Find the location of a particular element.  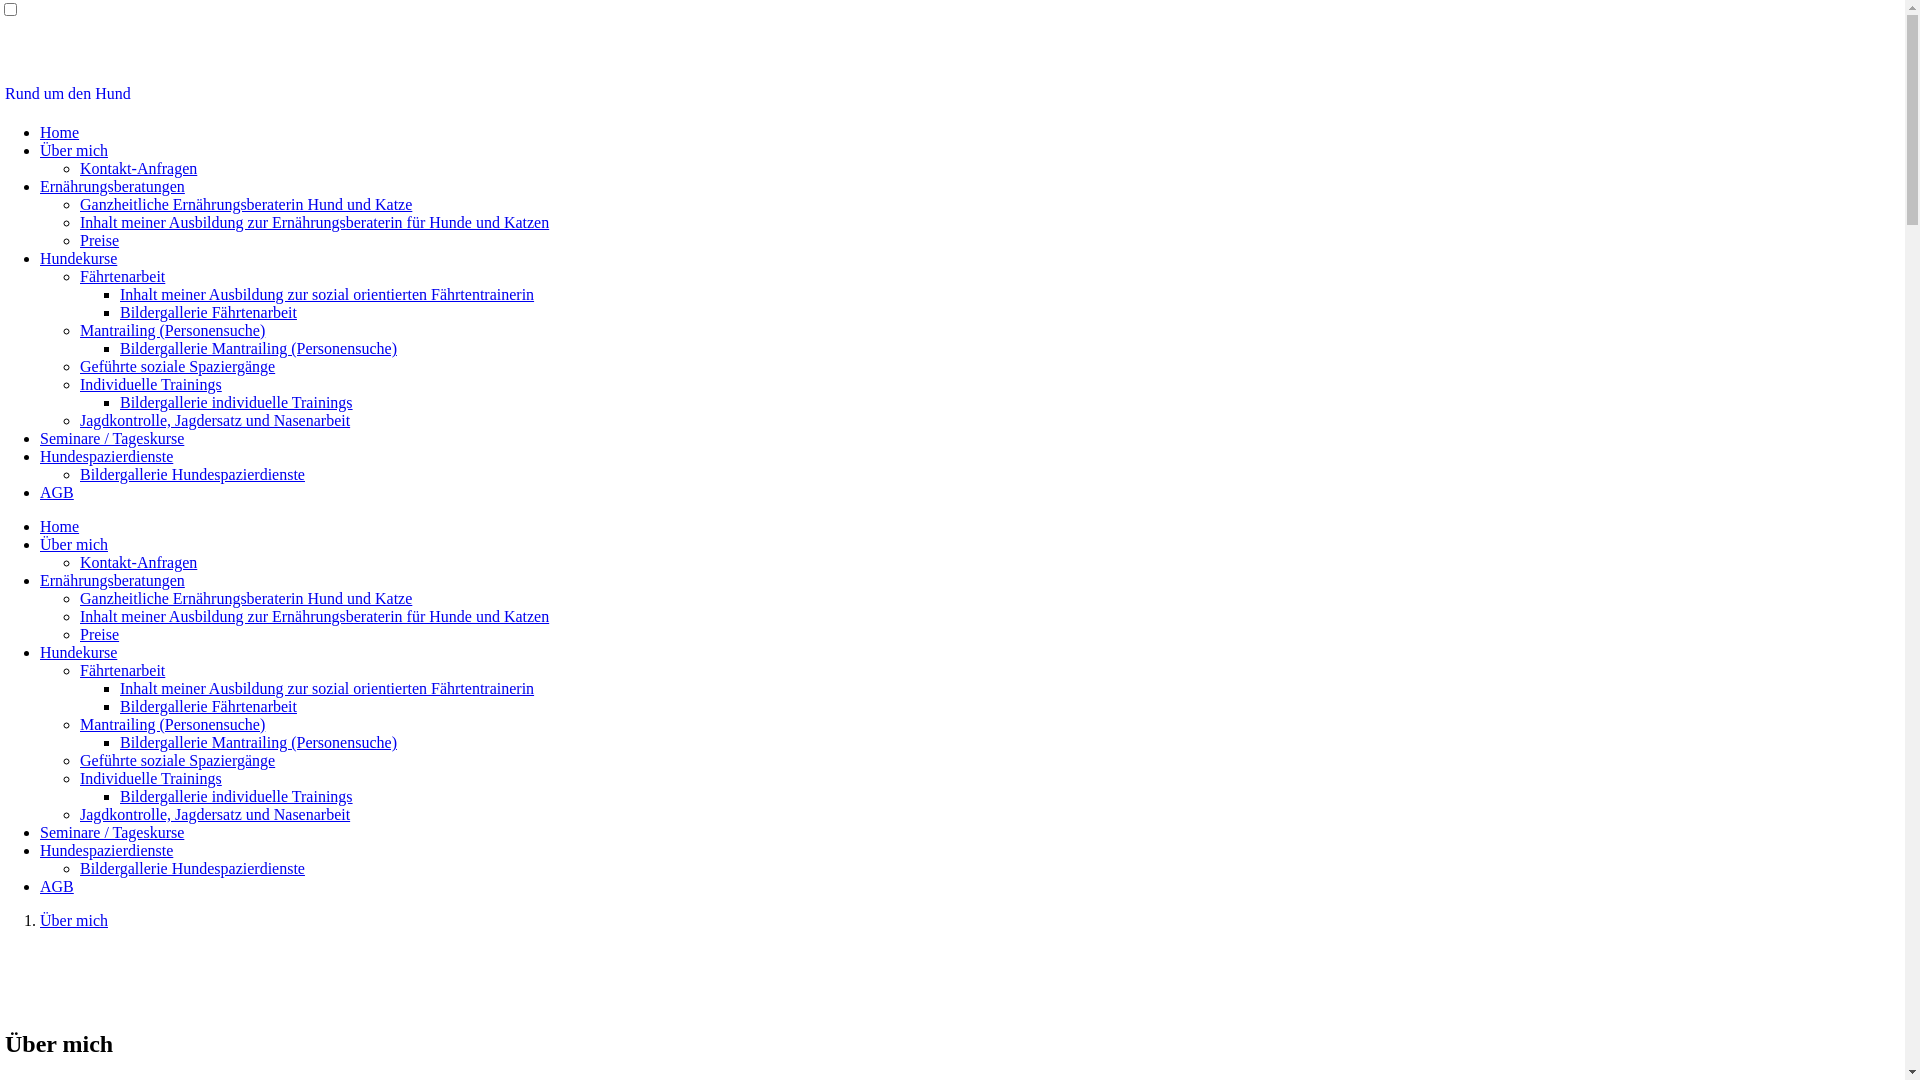

'AGB' is located at coordinates (57, 885).